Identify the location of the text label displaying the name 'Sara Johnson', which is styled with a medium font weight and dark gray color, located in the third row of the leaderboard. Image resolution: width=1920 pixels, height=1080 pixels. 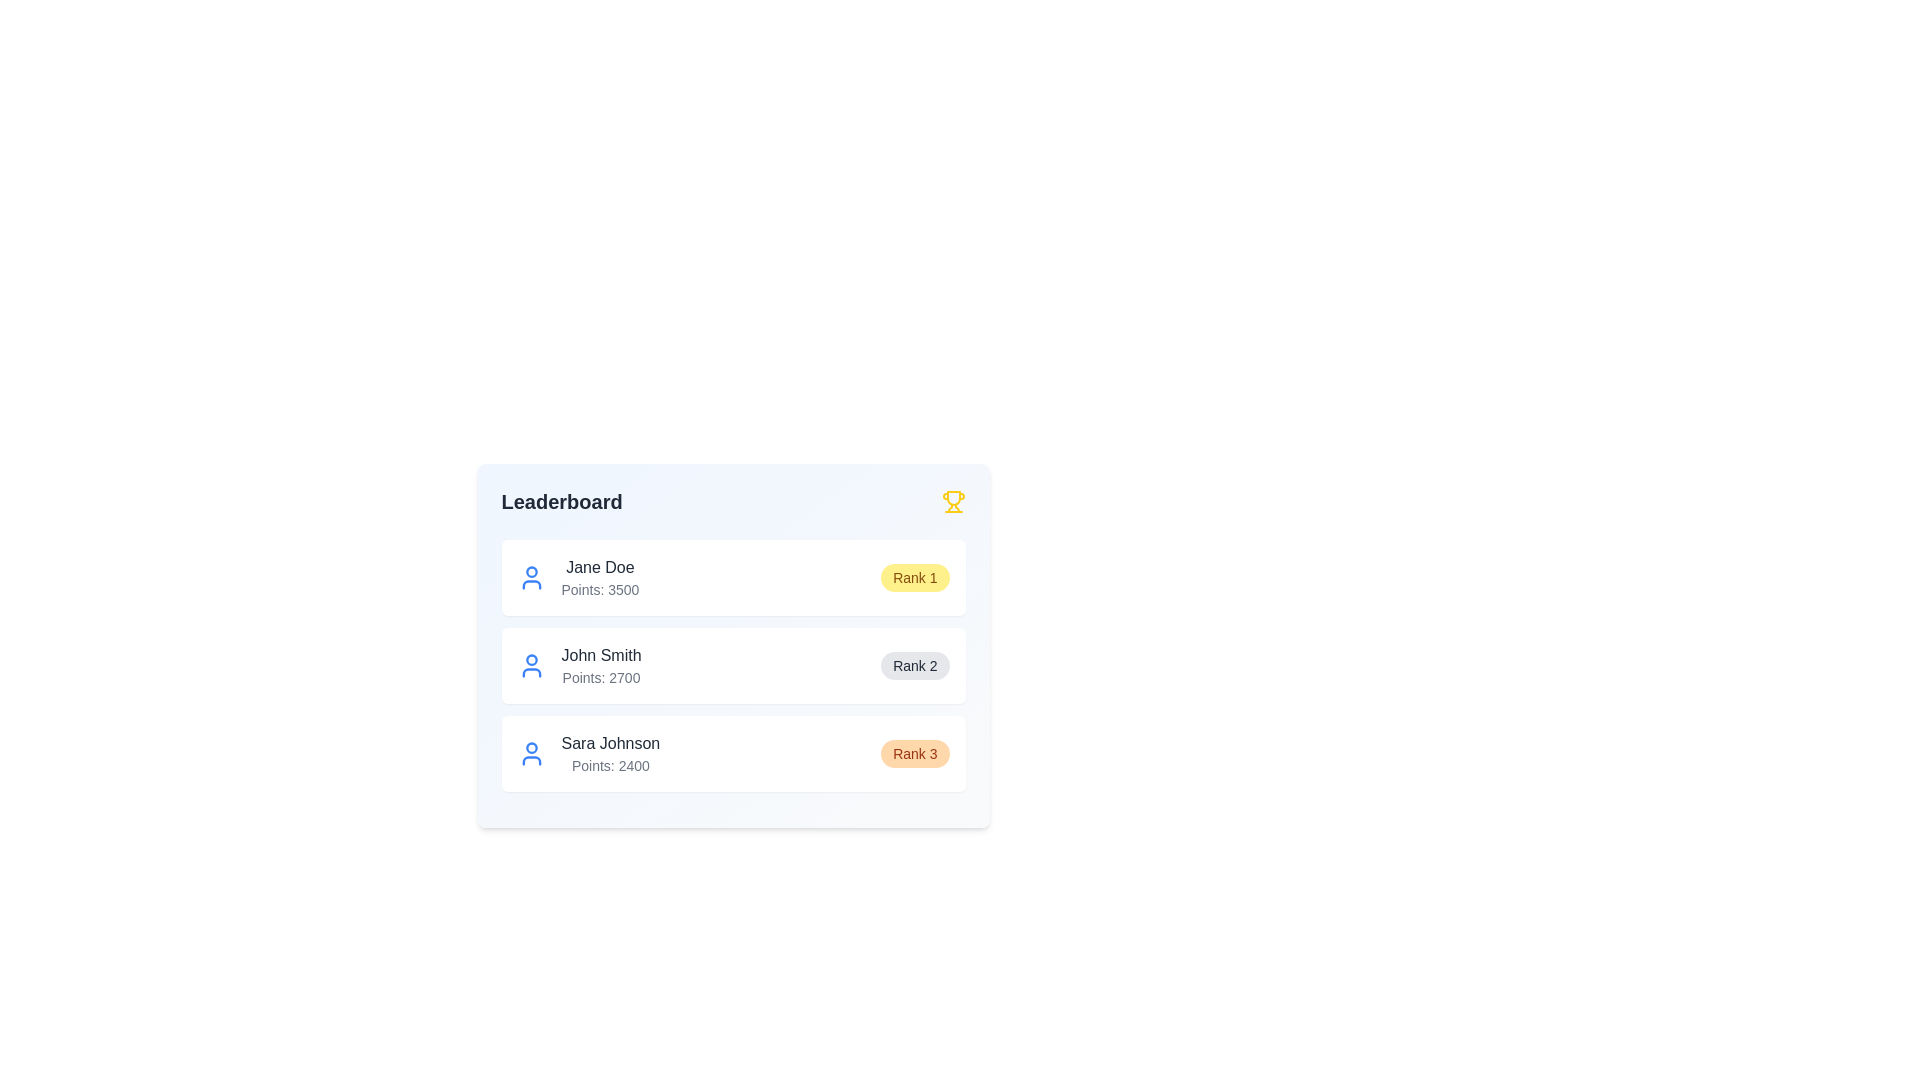
(609, 744).